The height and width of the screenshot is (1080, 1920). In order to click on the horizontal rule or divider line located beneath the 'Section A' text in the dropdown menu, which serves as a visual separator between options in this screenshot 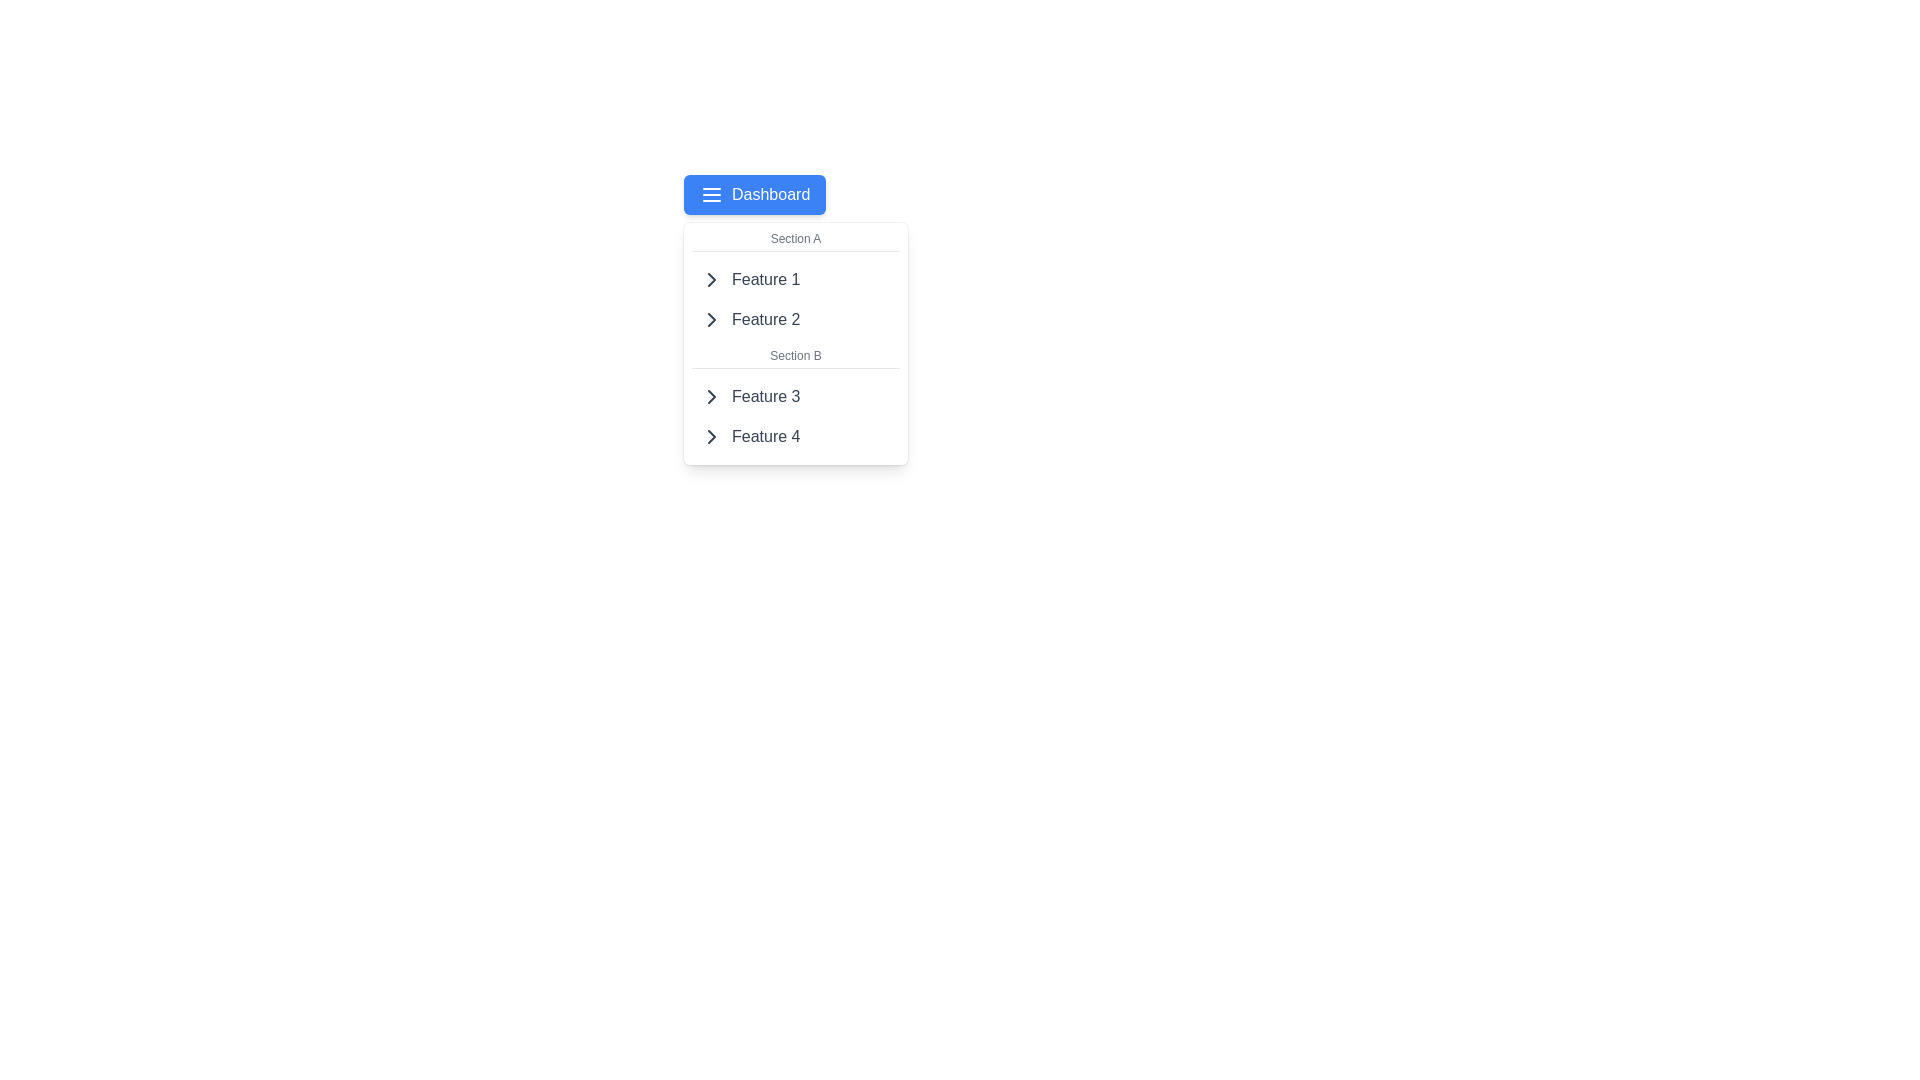, I will do `click(795, 250)`.